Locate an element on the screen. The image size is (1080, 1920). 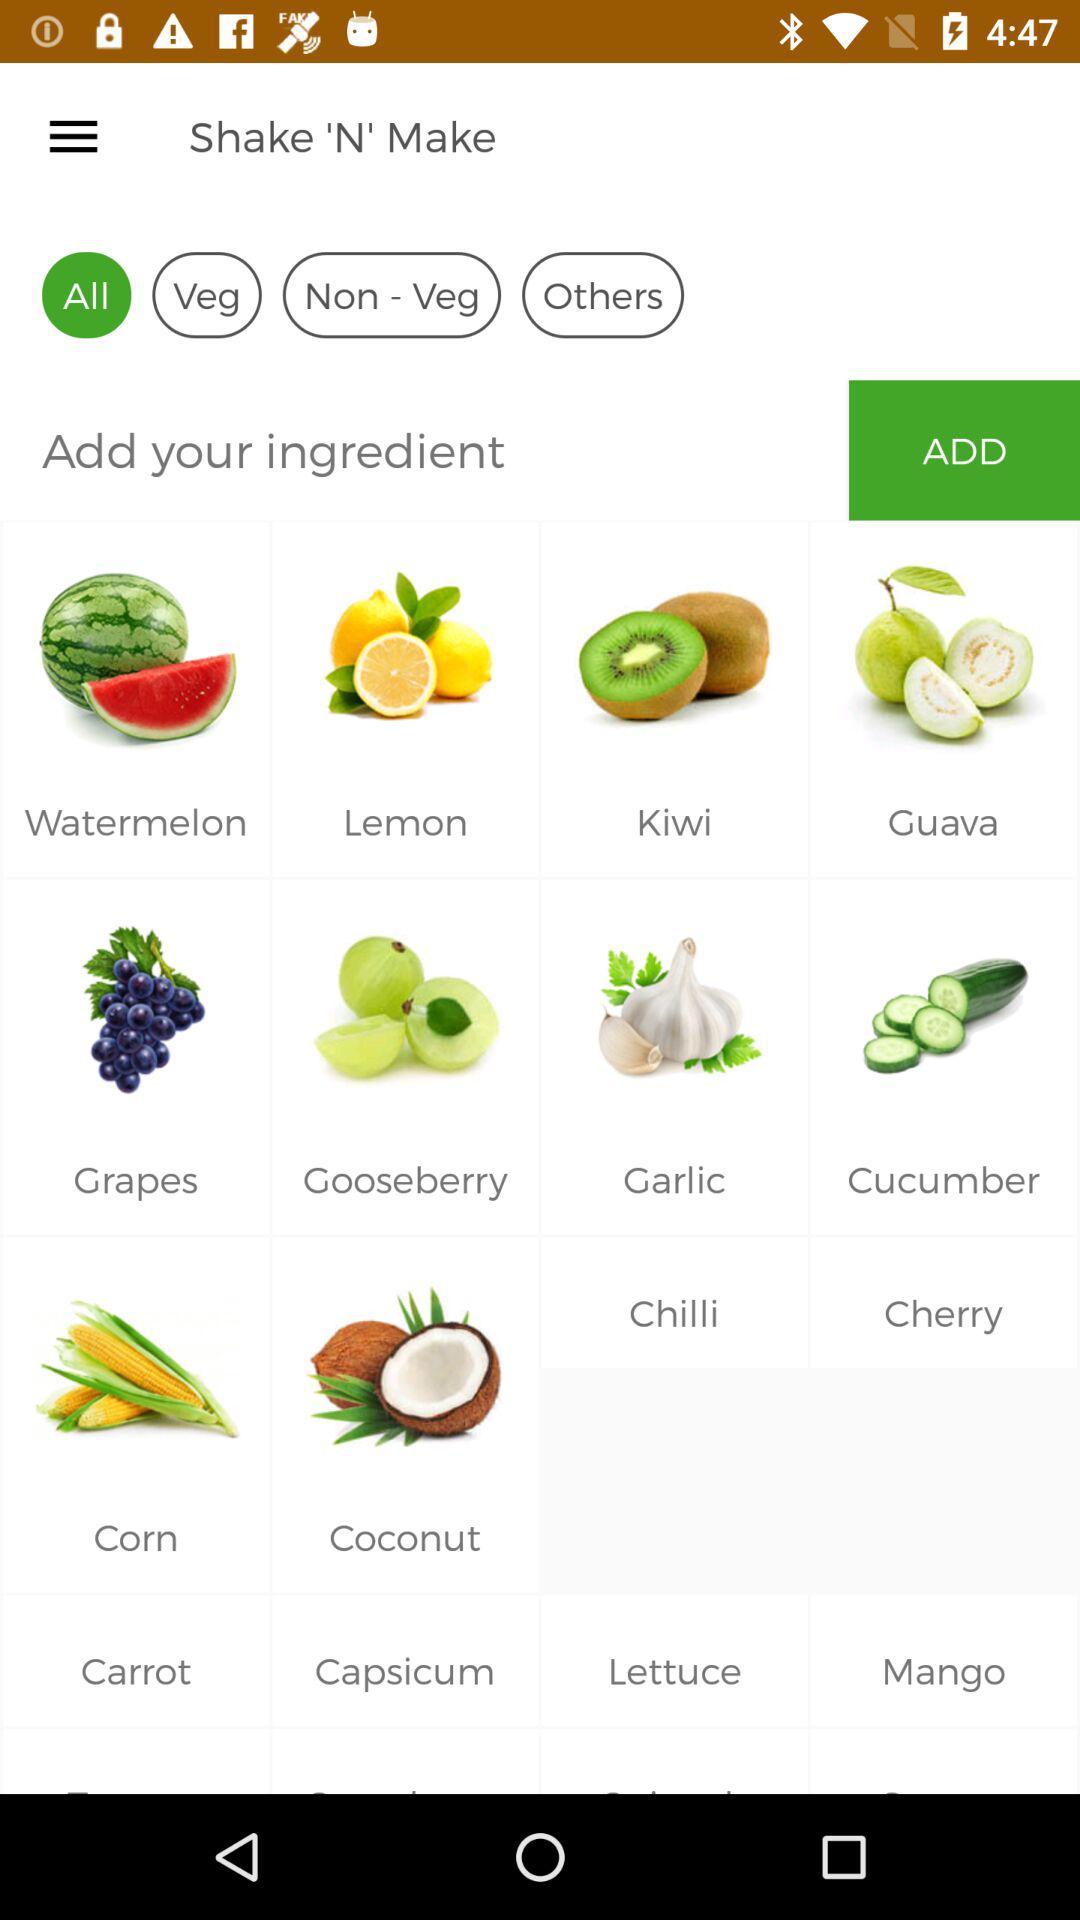
the grapes image is located at coordinates (135, 1002).